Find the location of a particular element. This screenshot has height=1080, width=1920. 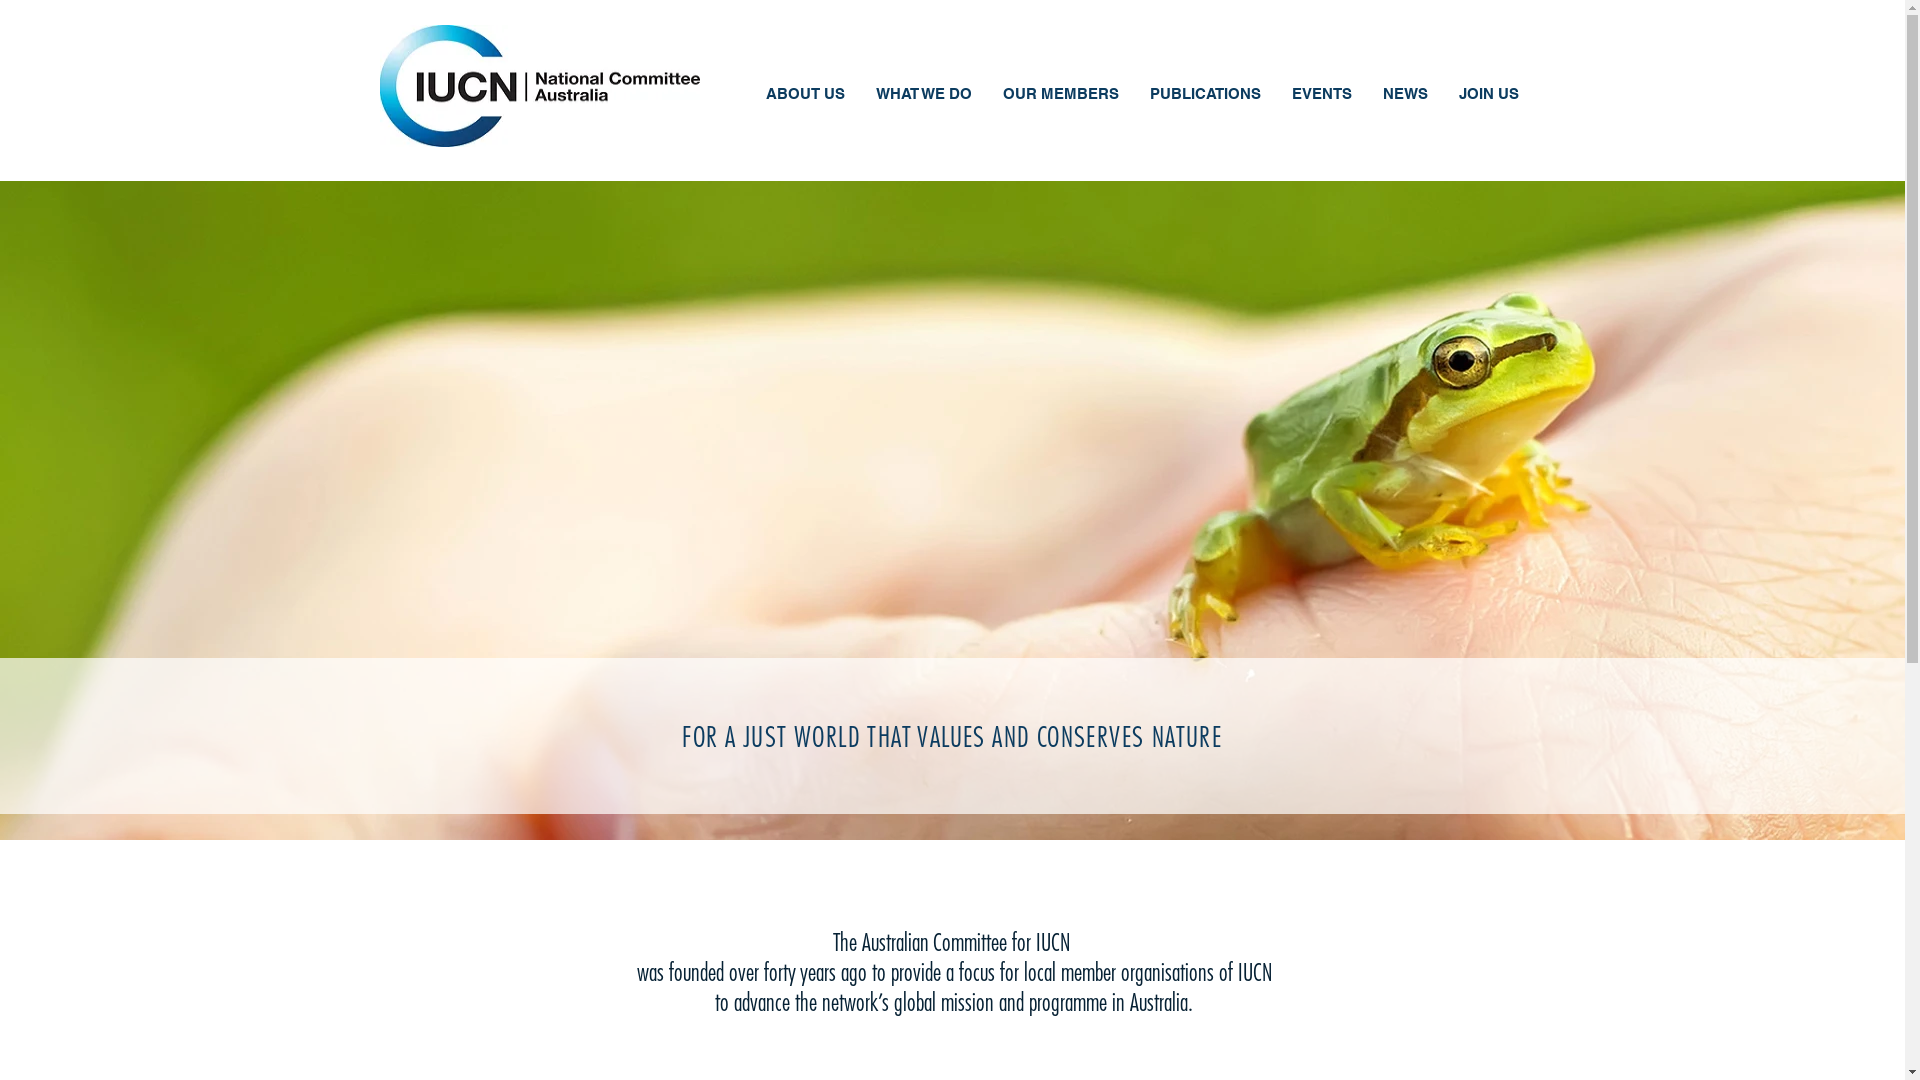

'JOIN US' is located at coordinates (1487, 95).